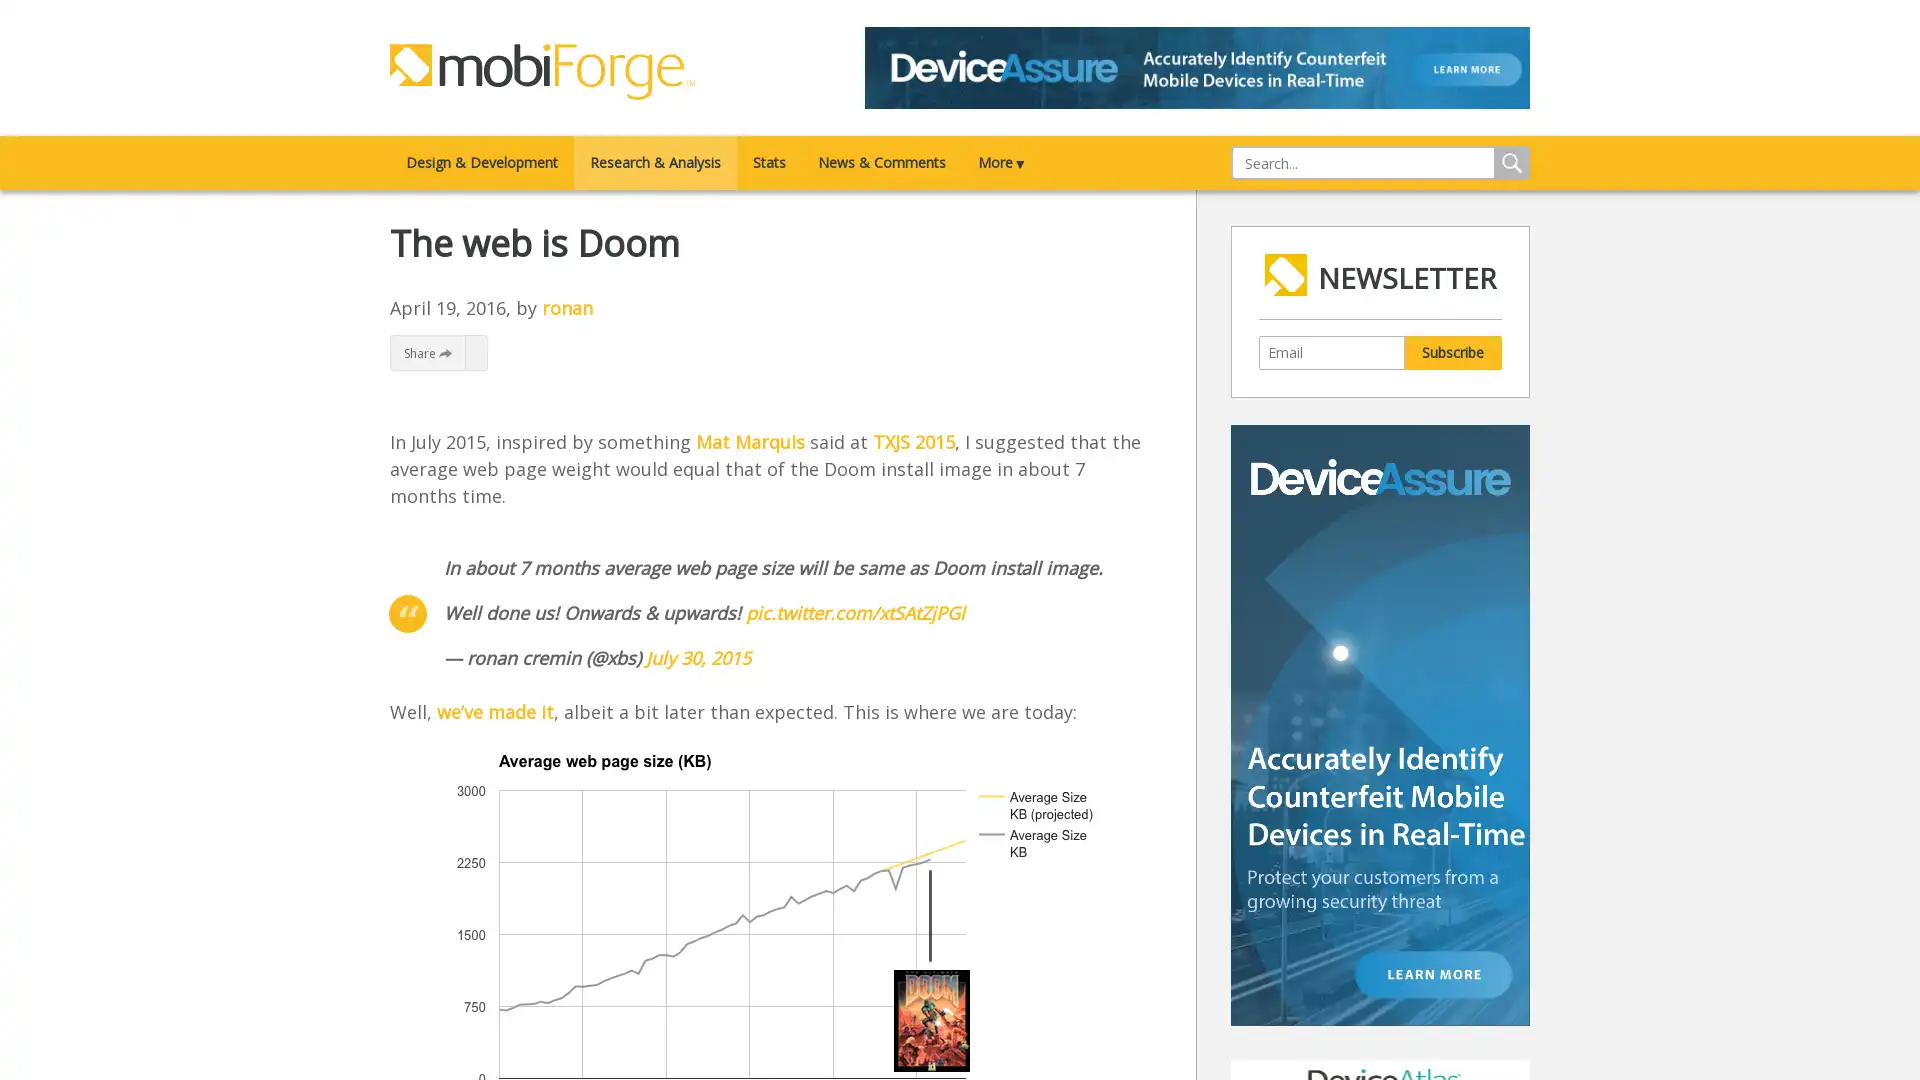  What do you see at coordinates (1452, 350) in the screenshot?
I see `Subscribe` at bounding box center [1452, 350].